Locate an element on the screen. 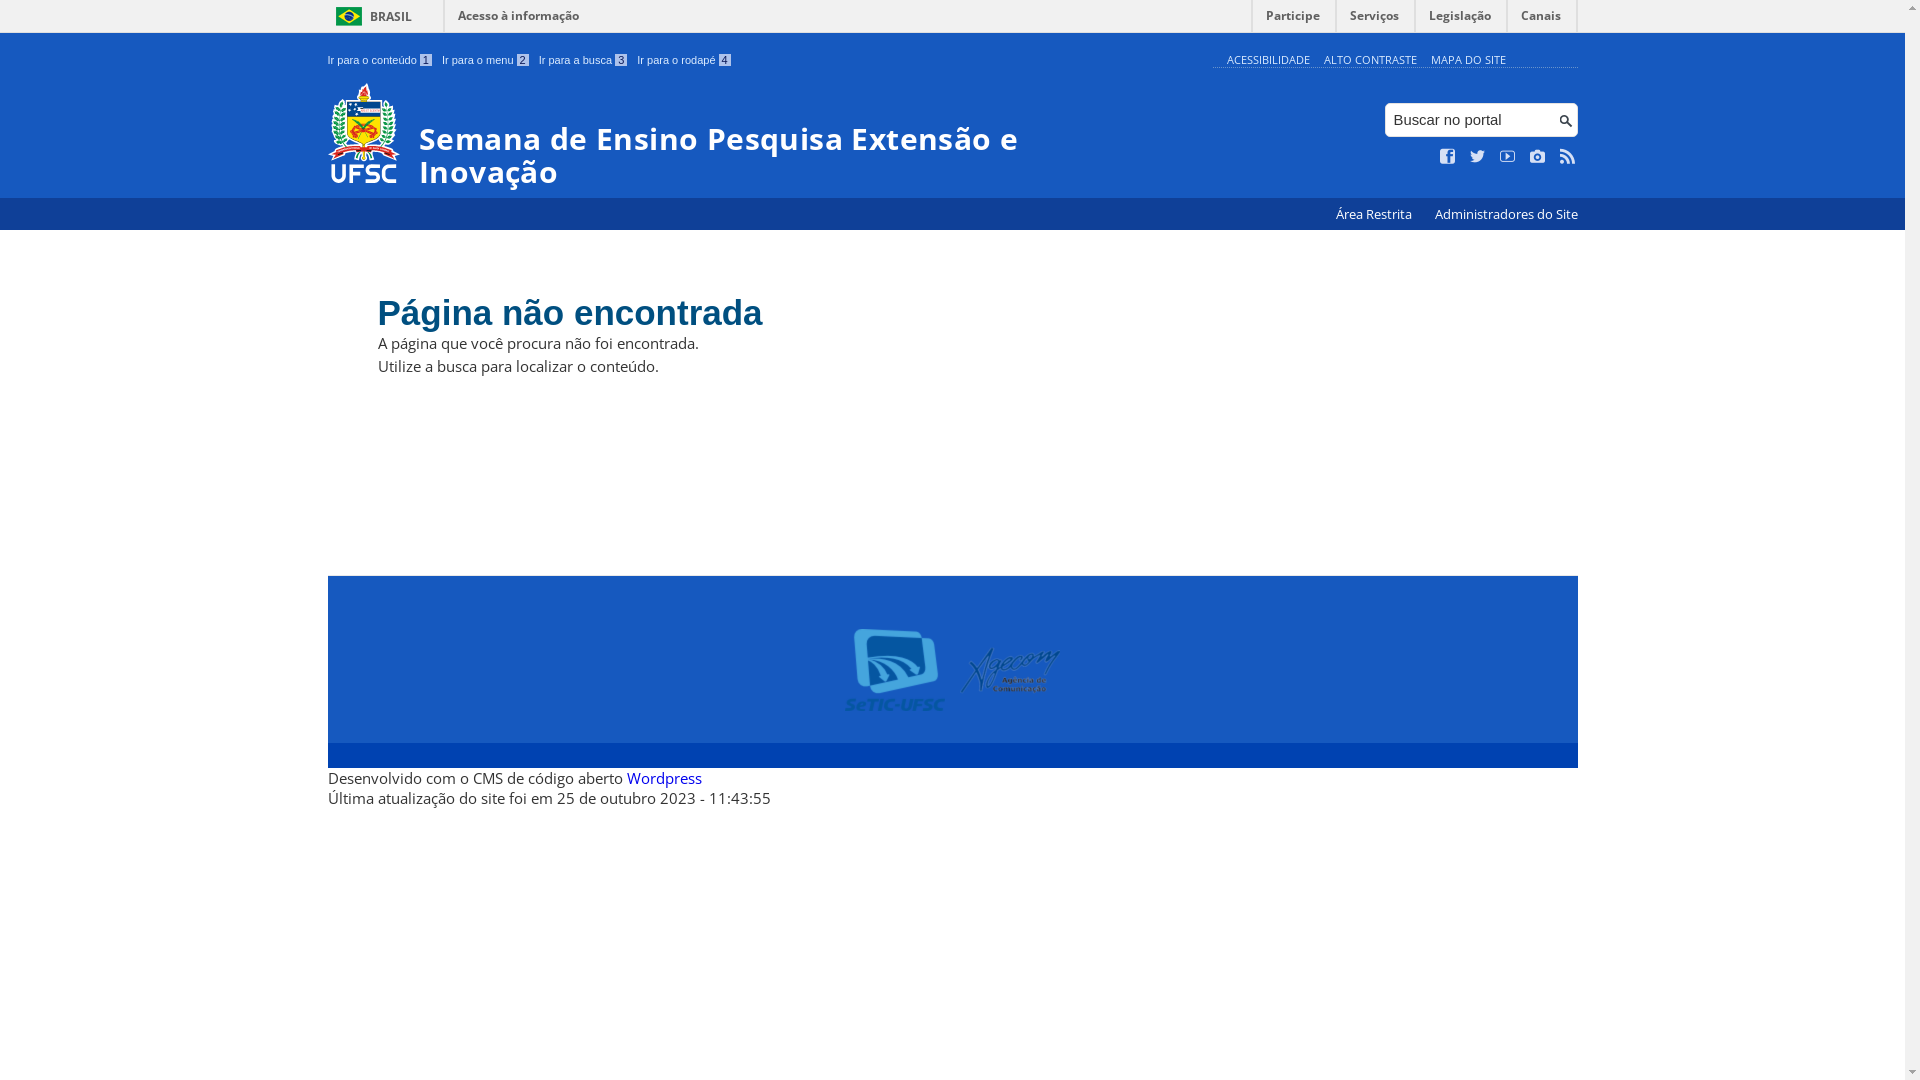 The width and height of the screenshot is (1920, 1080). 'BRASIL' is located at coordinates (370, 16).